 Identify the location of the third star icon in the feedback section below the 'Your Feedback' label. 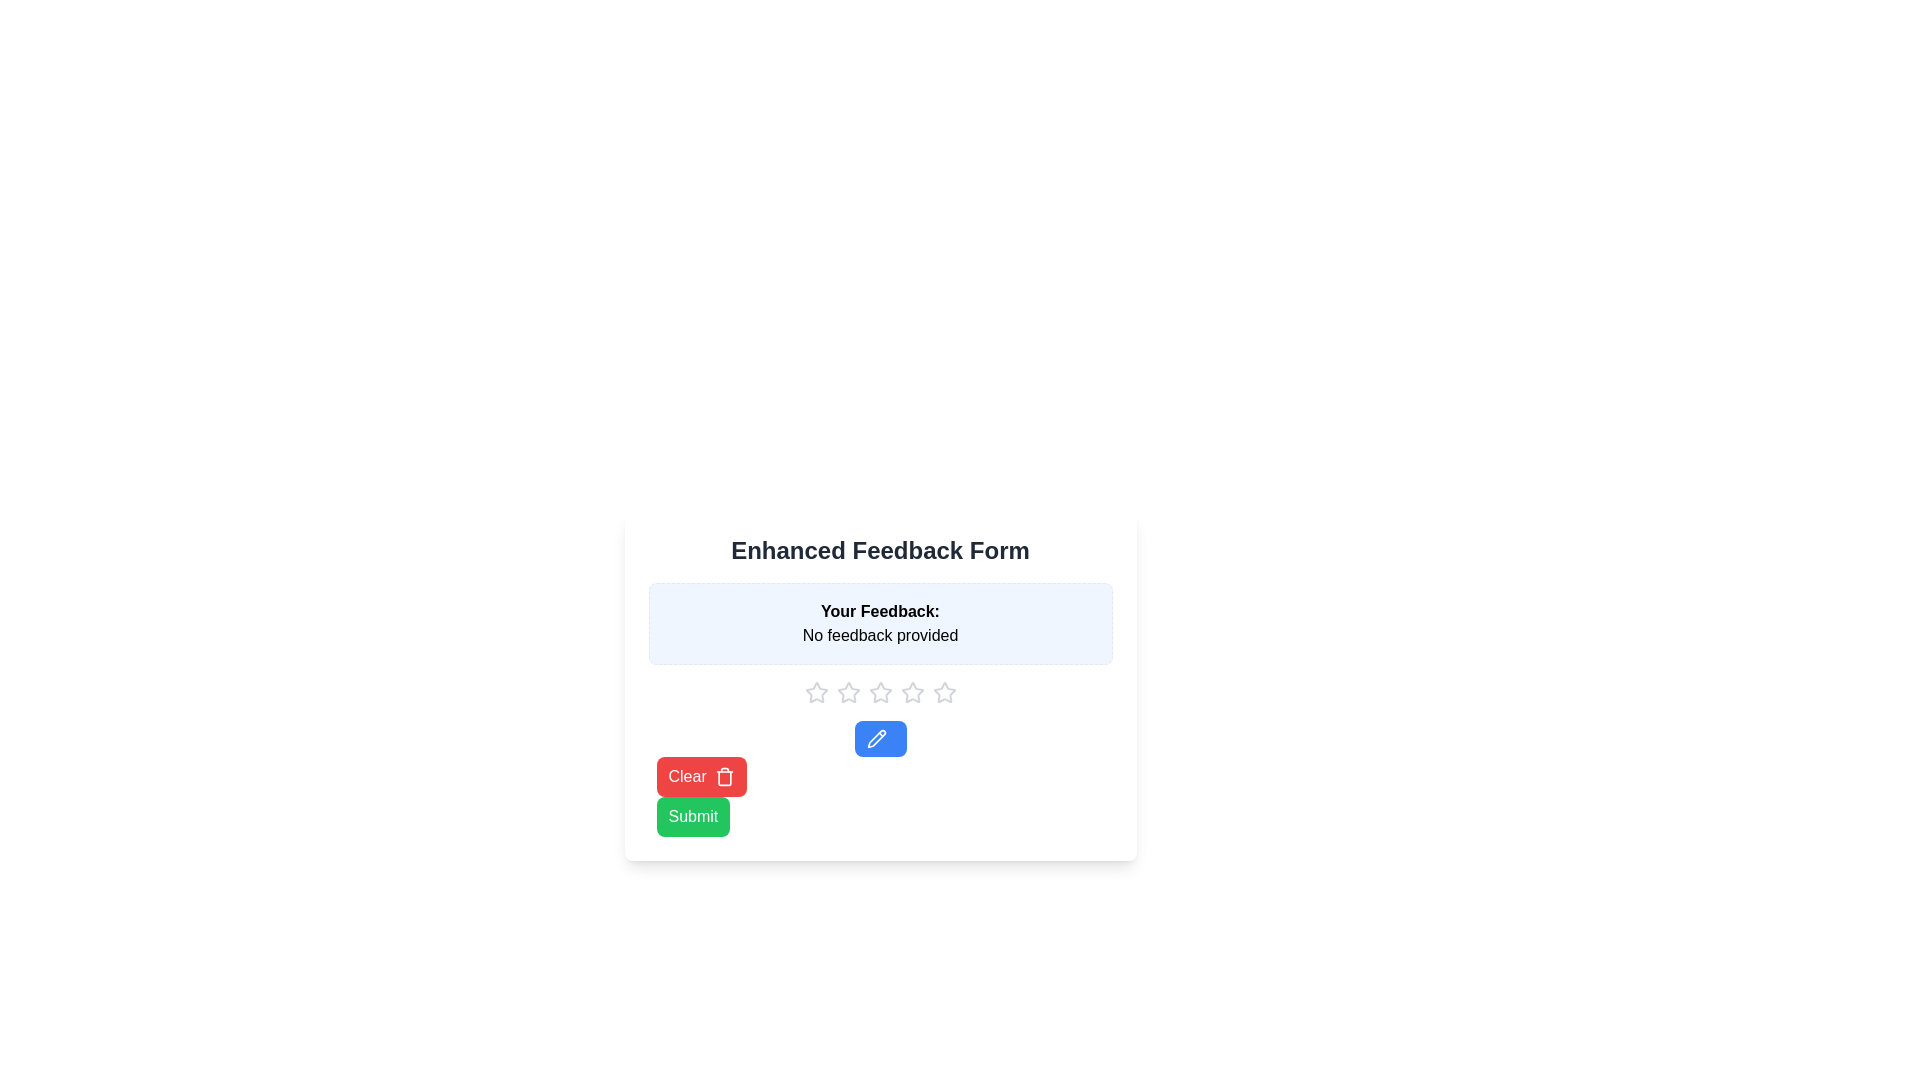
(848, 692).